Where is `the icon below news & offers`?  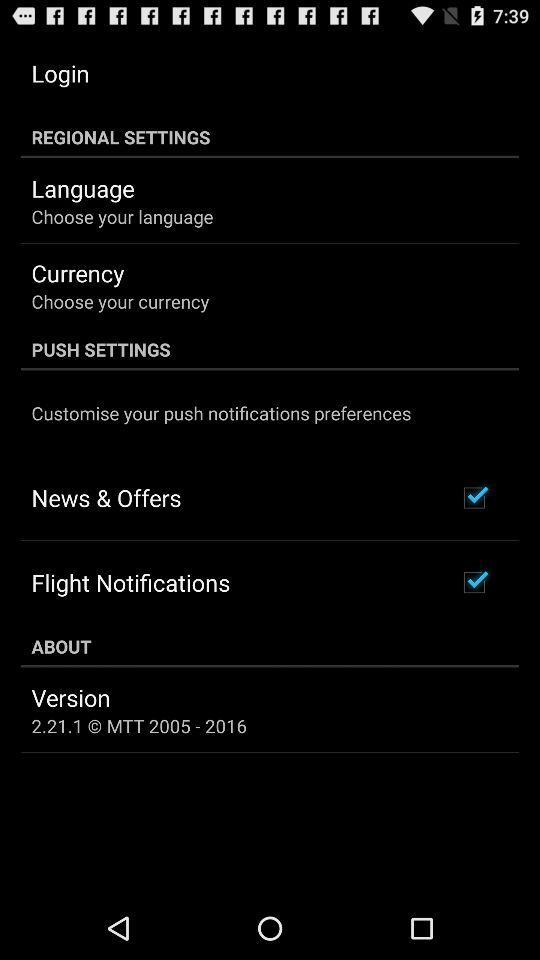
the icon below news & offers is located at coordinates (130, 582).